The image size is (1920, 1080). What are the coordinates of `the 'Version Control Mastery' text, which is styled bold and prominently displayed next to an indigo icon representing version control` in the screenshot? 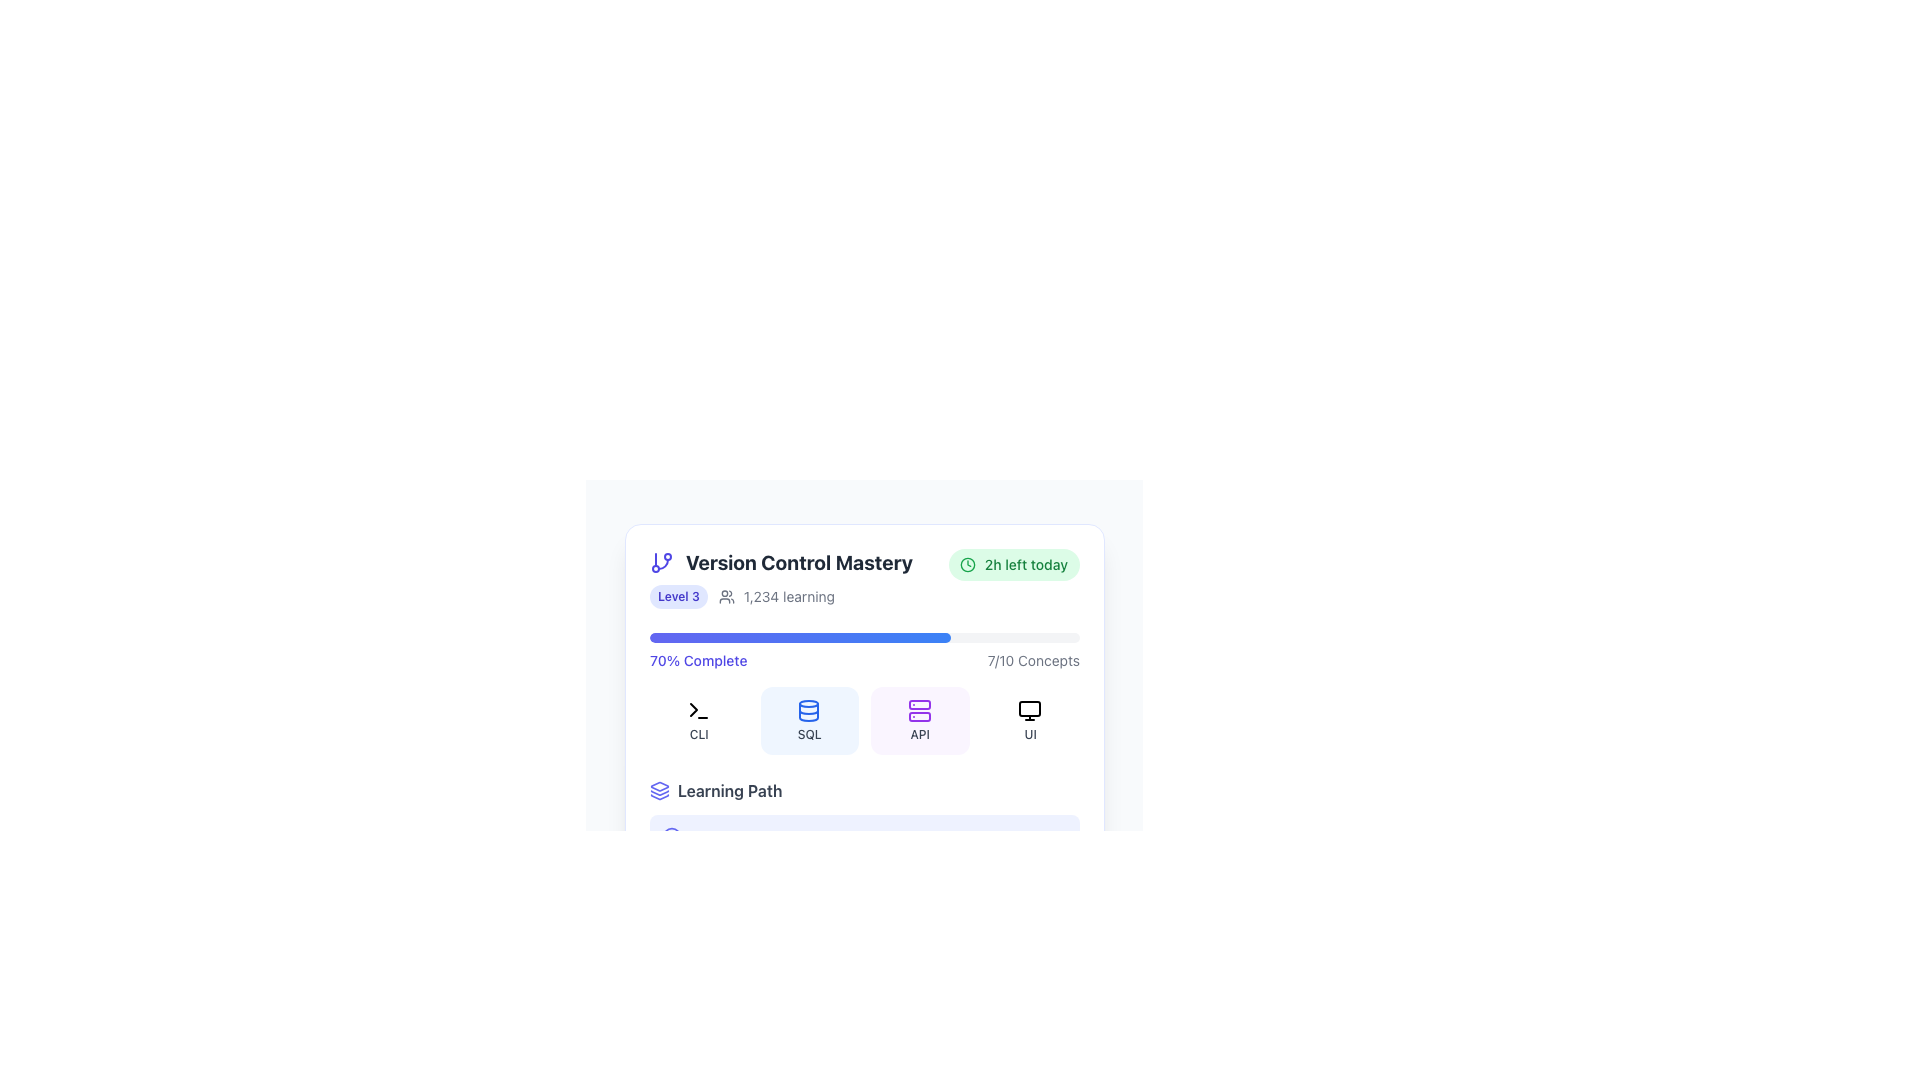 It's located at (780, 563).